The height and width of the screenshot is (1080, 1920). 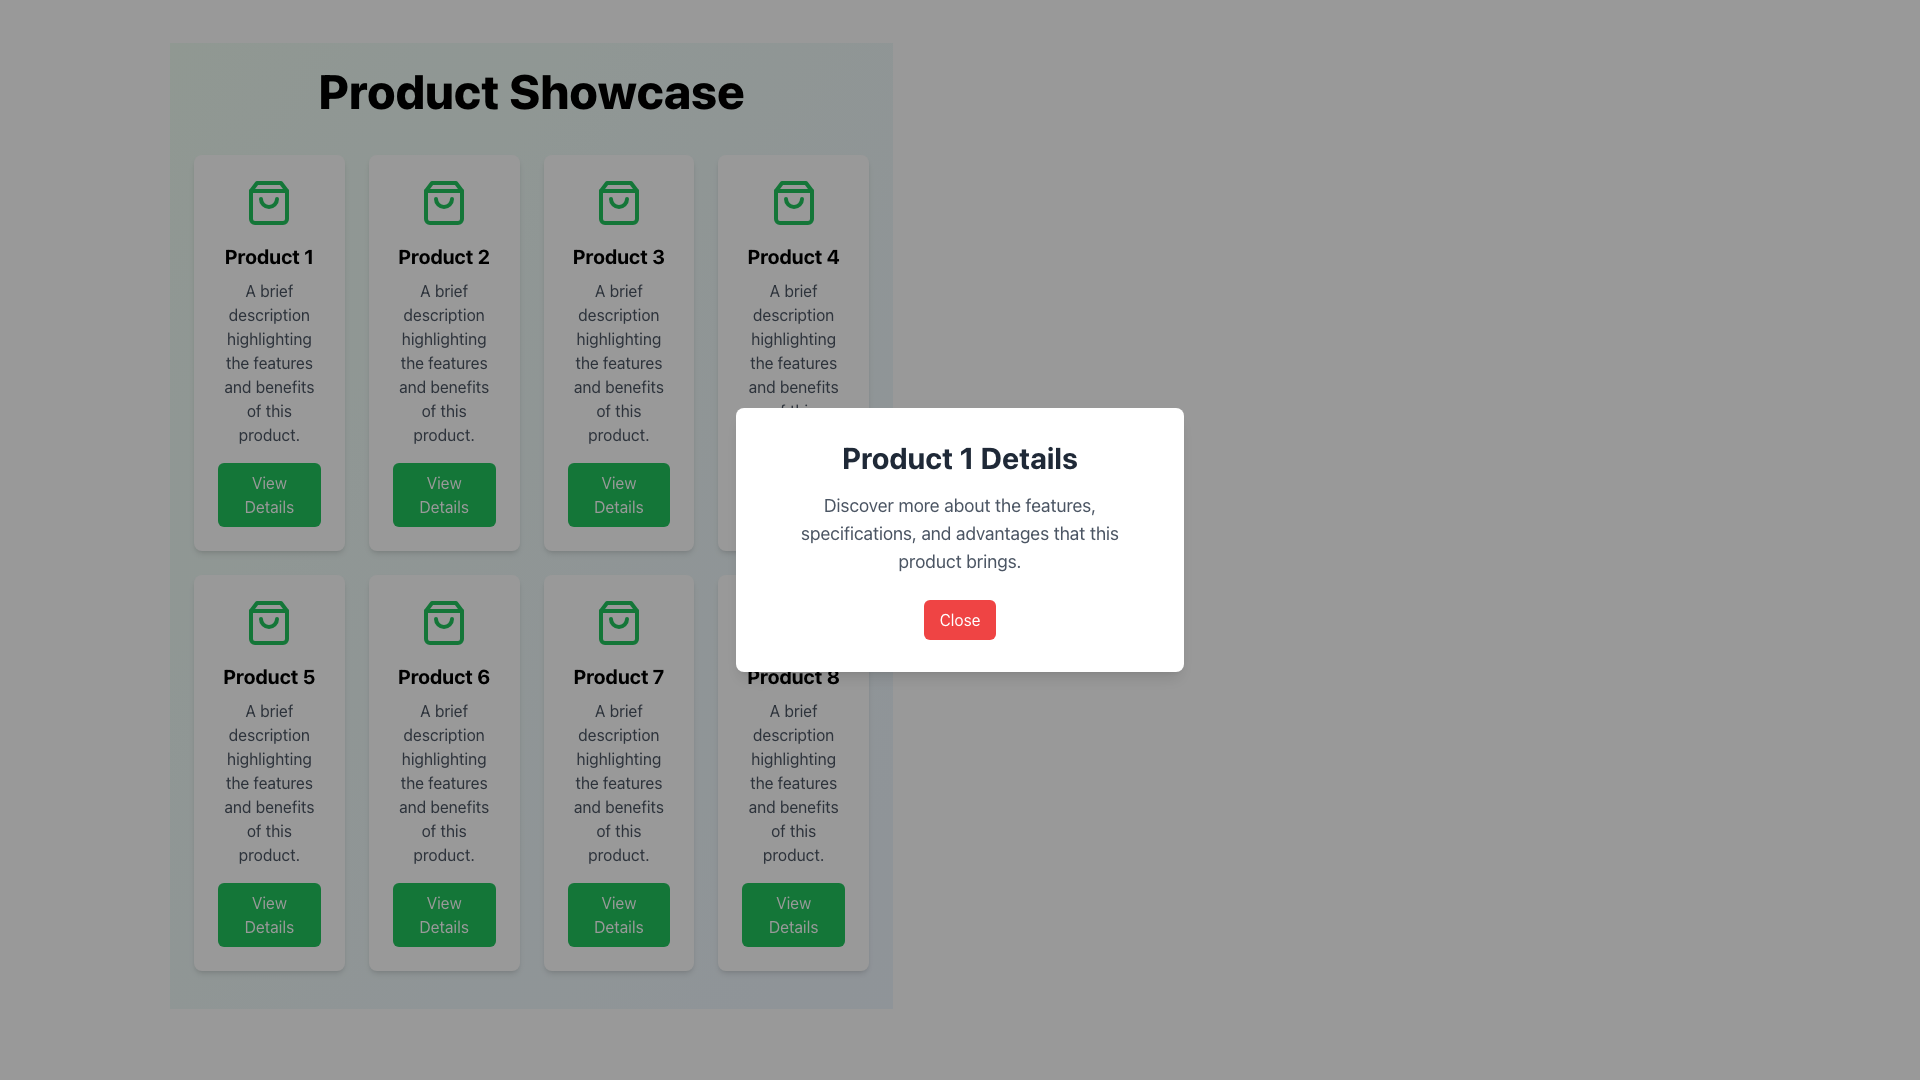 I want to click on central description text block that displays 'A brief description highlighting the features and benefits of this product.' located beneath the title 'Product 4', so click(x=792, y=362).